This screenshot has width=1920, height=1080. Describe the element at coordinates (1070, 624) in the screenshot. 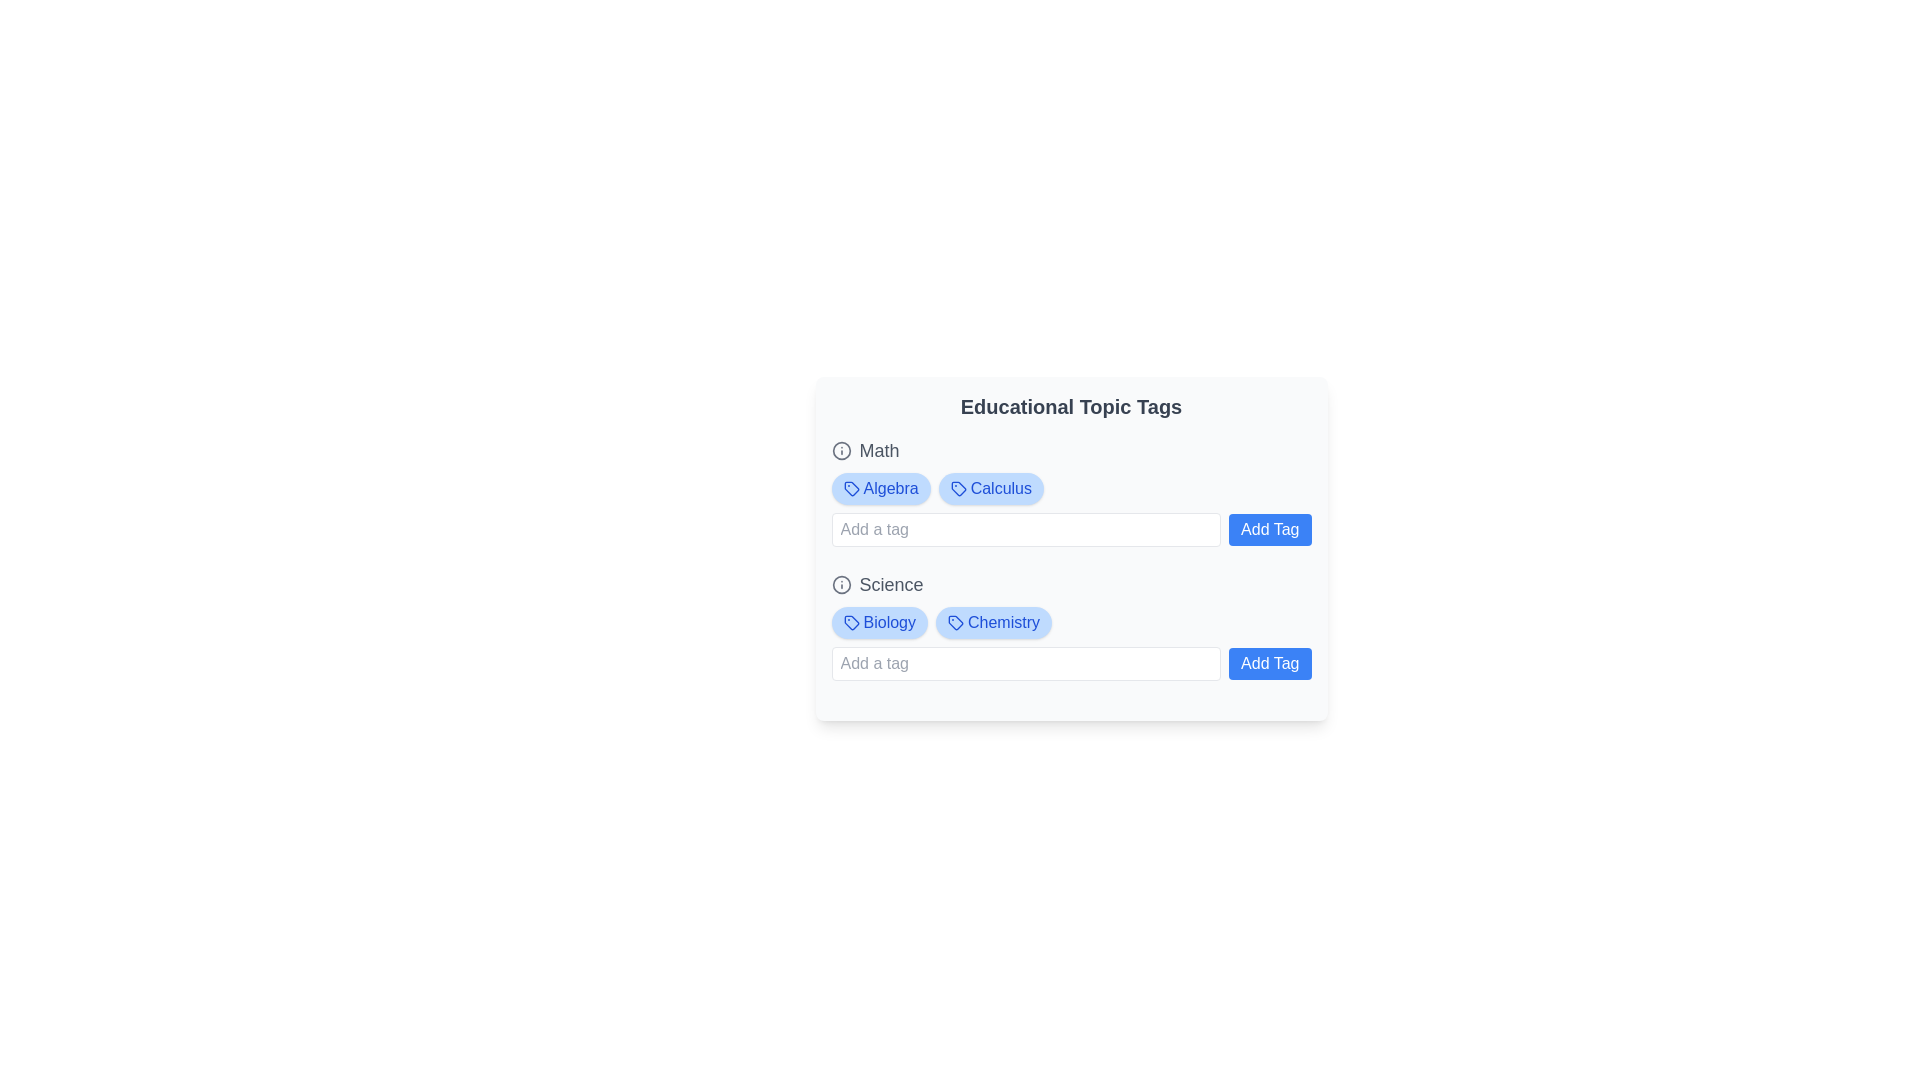

I see `the existing tags 'Biology' and 'Chemistry' located under the 'Science' title in the 'Educational Topic Tags' section` at that location.